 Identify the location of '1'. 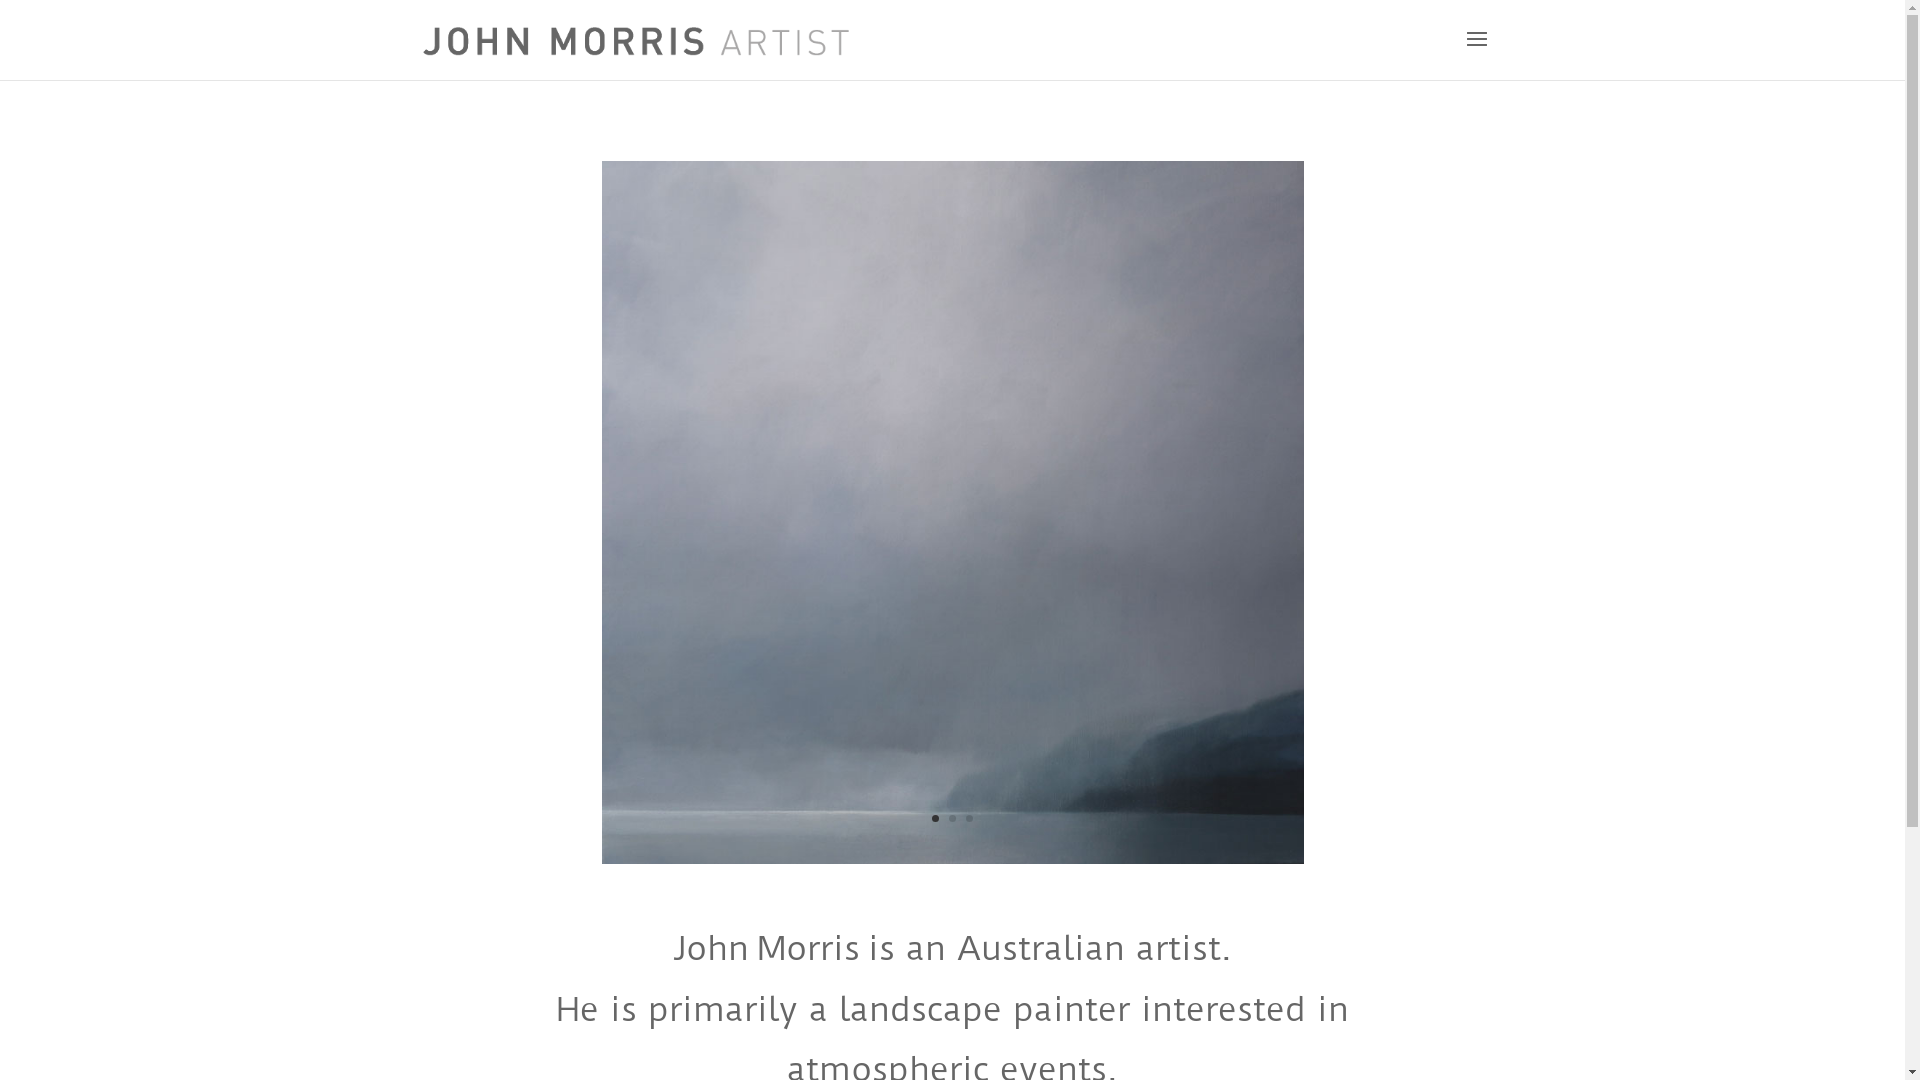
(934, 818).